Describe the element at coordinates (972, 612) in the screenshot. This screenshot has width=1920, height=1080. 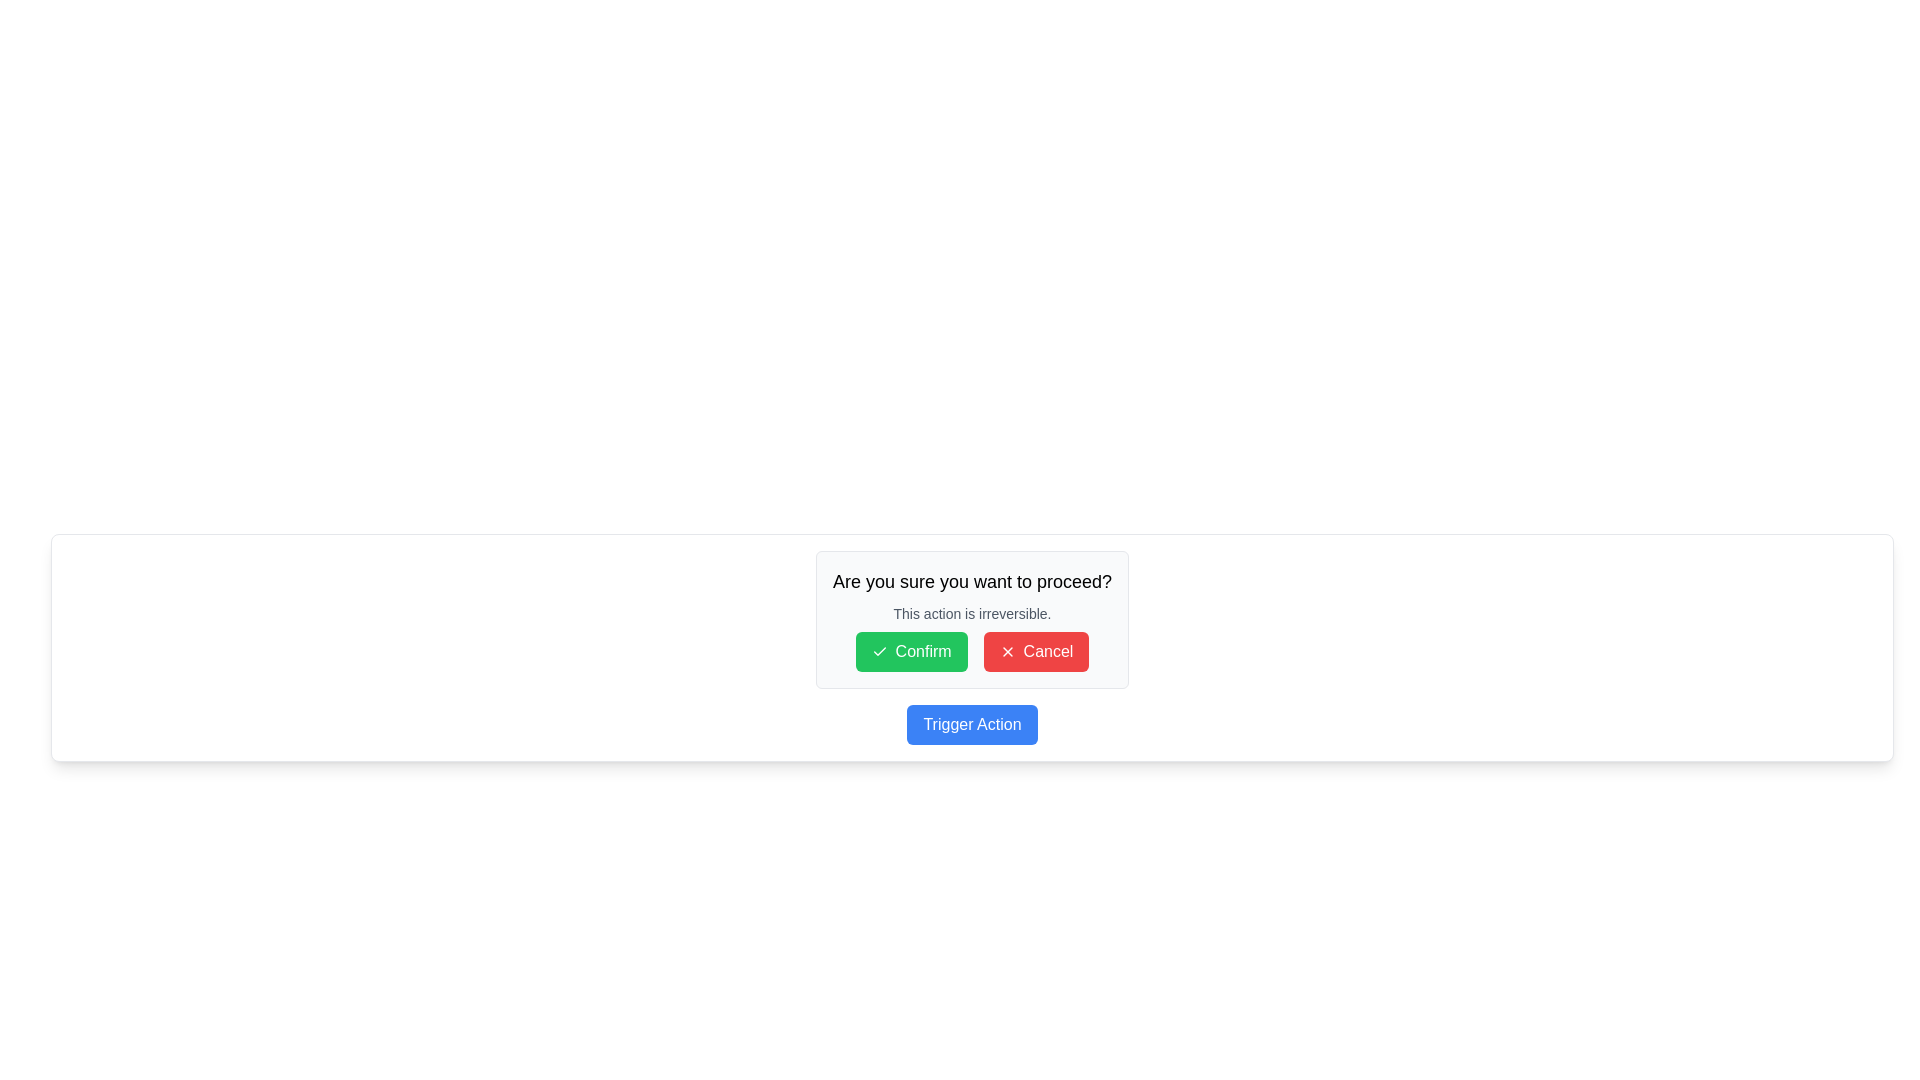
I see `the static text label that reads 'This action is irreversible.' positioned in the confirmation modal dialog, located beneath the header text 'Are you sure you want to proceed?'` at that location.